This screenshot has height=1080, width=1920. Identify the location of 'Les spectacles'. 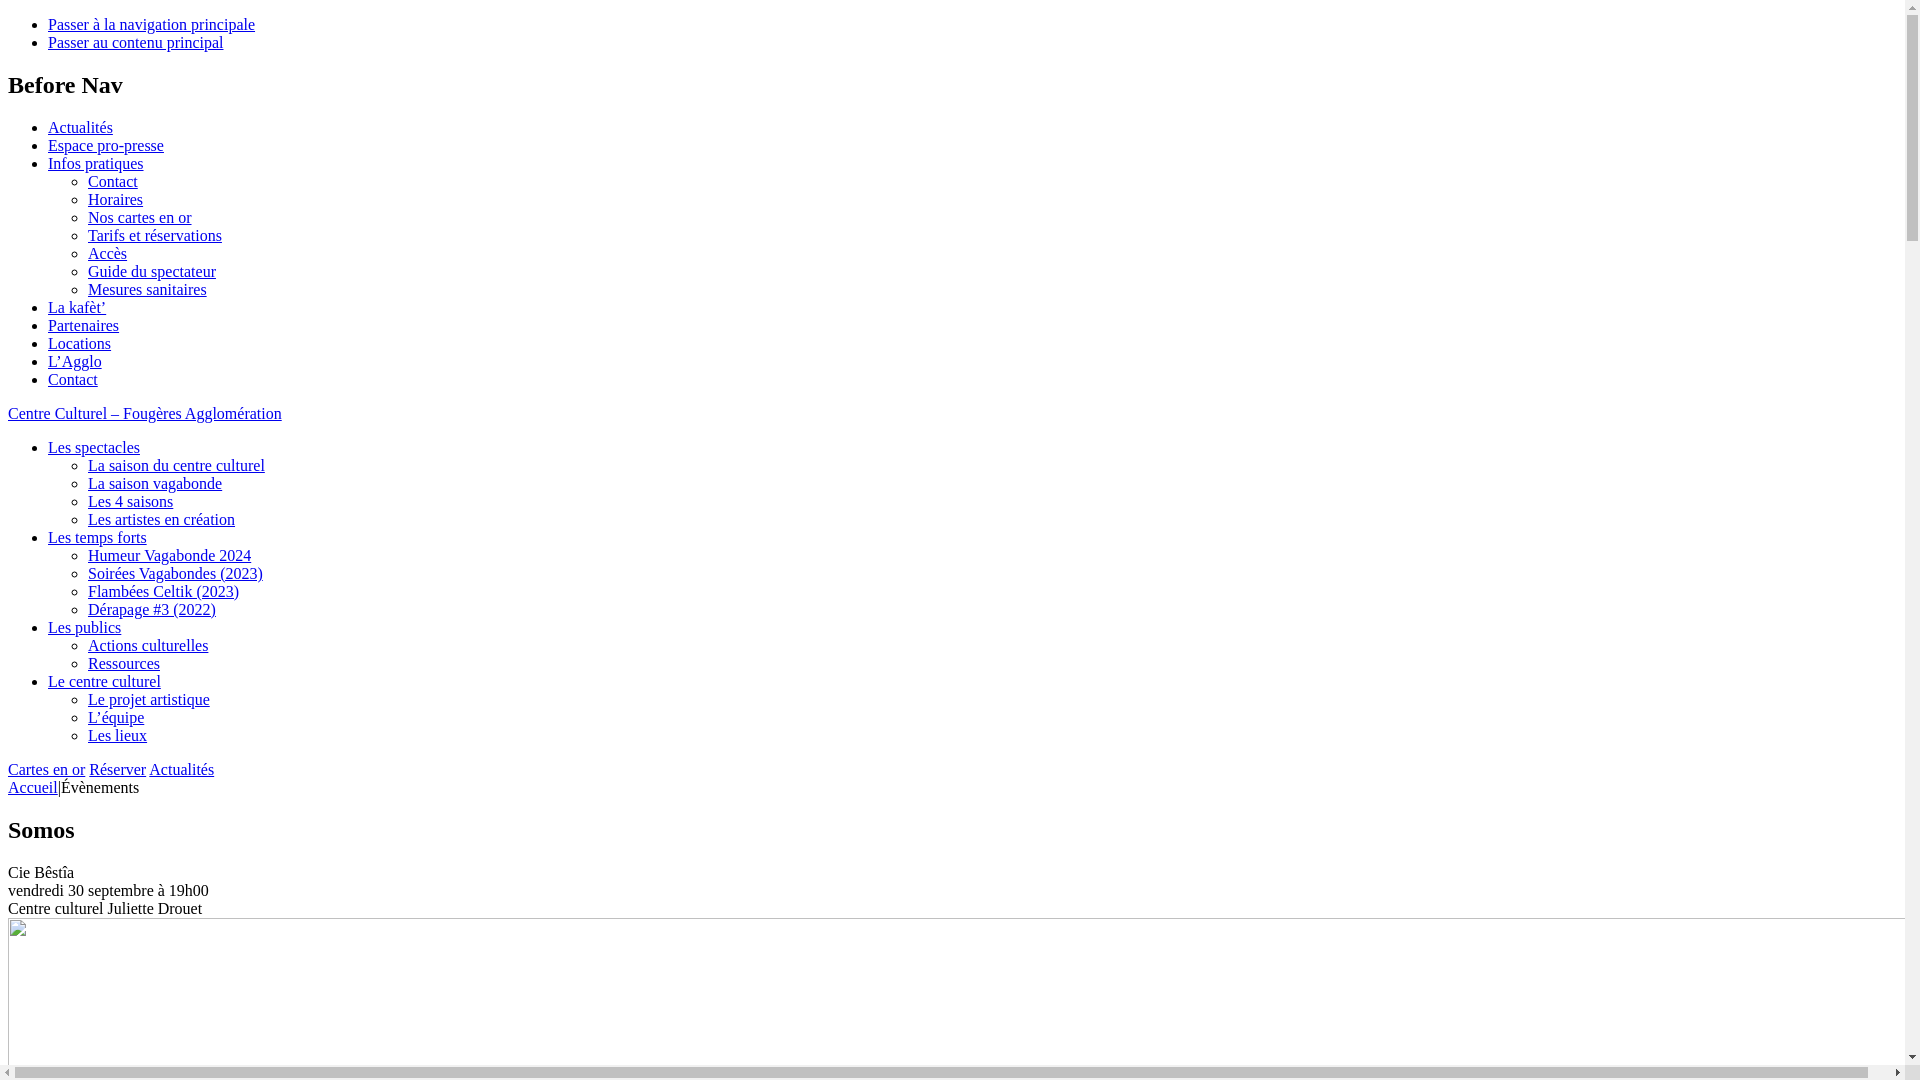
(93, 446).